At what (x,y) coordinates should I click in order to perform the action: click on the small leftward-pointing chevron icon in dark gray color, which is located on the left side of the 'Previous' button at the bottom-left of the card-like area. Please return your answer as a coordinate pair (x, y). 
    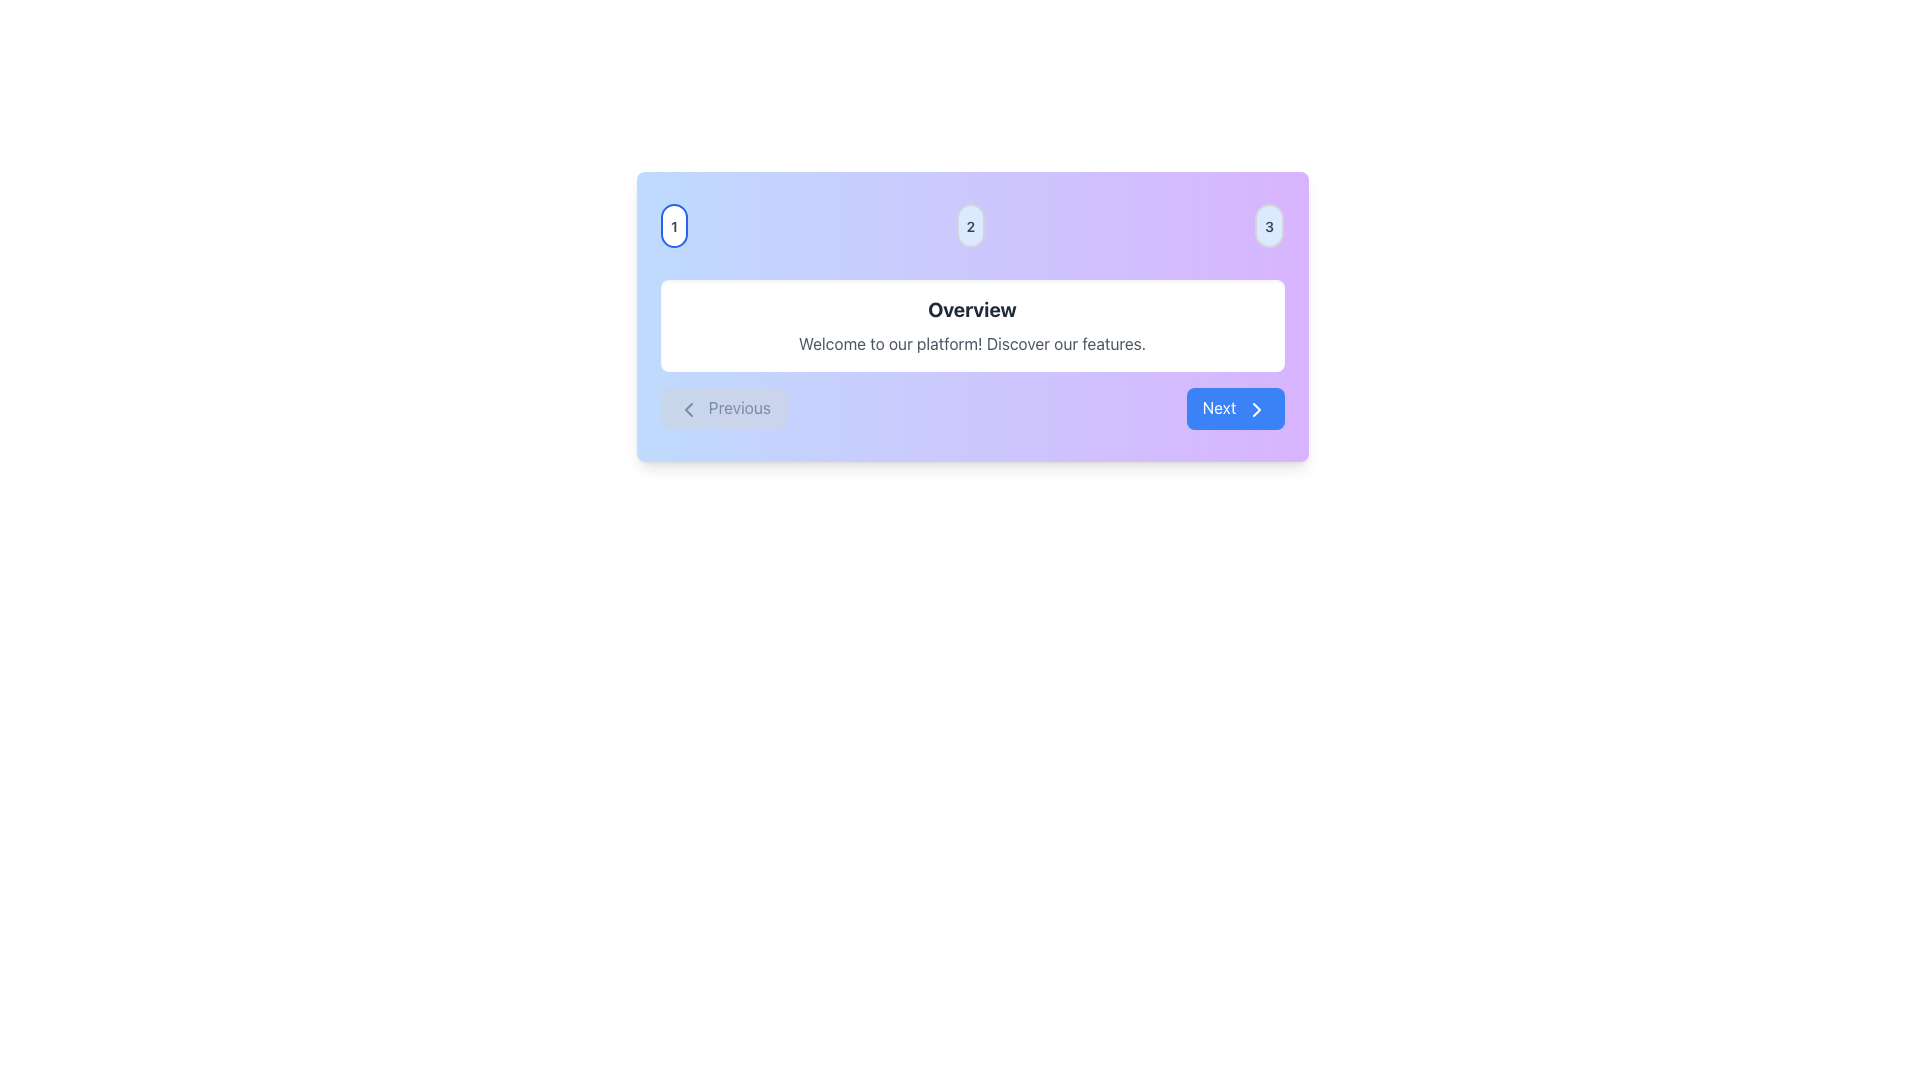
    Looking at the image, I should click on (688, 408).